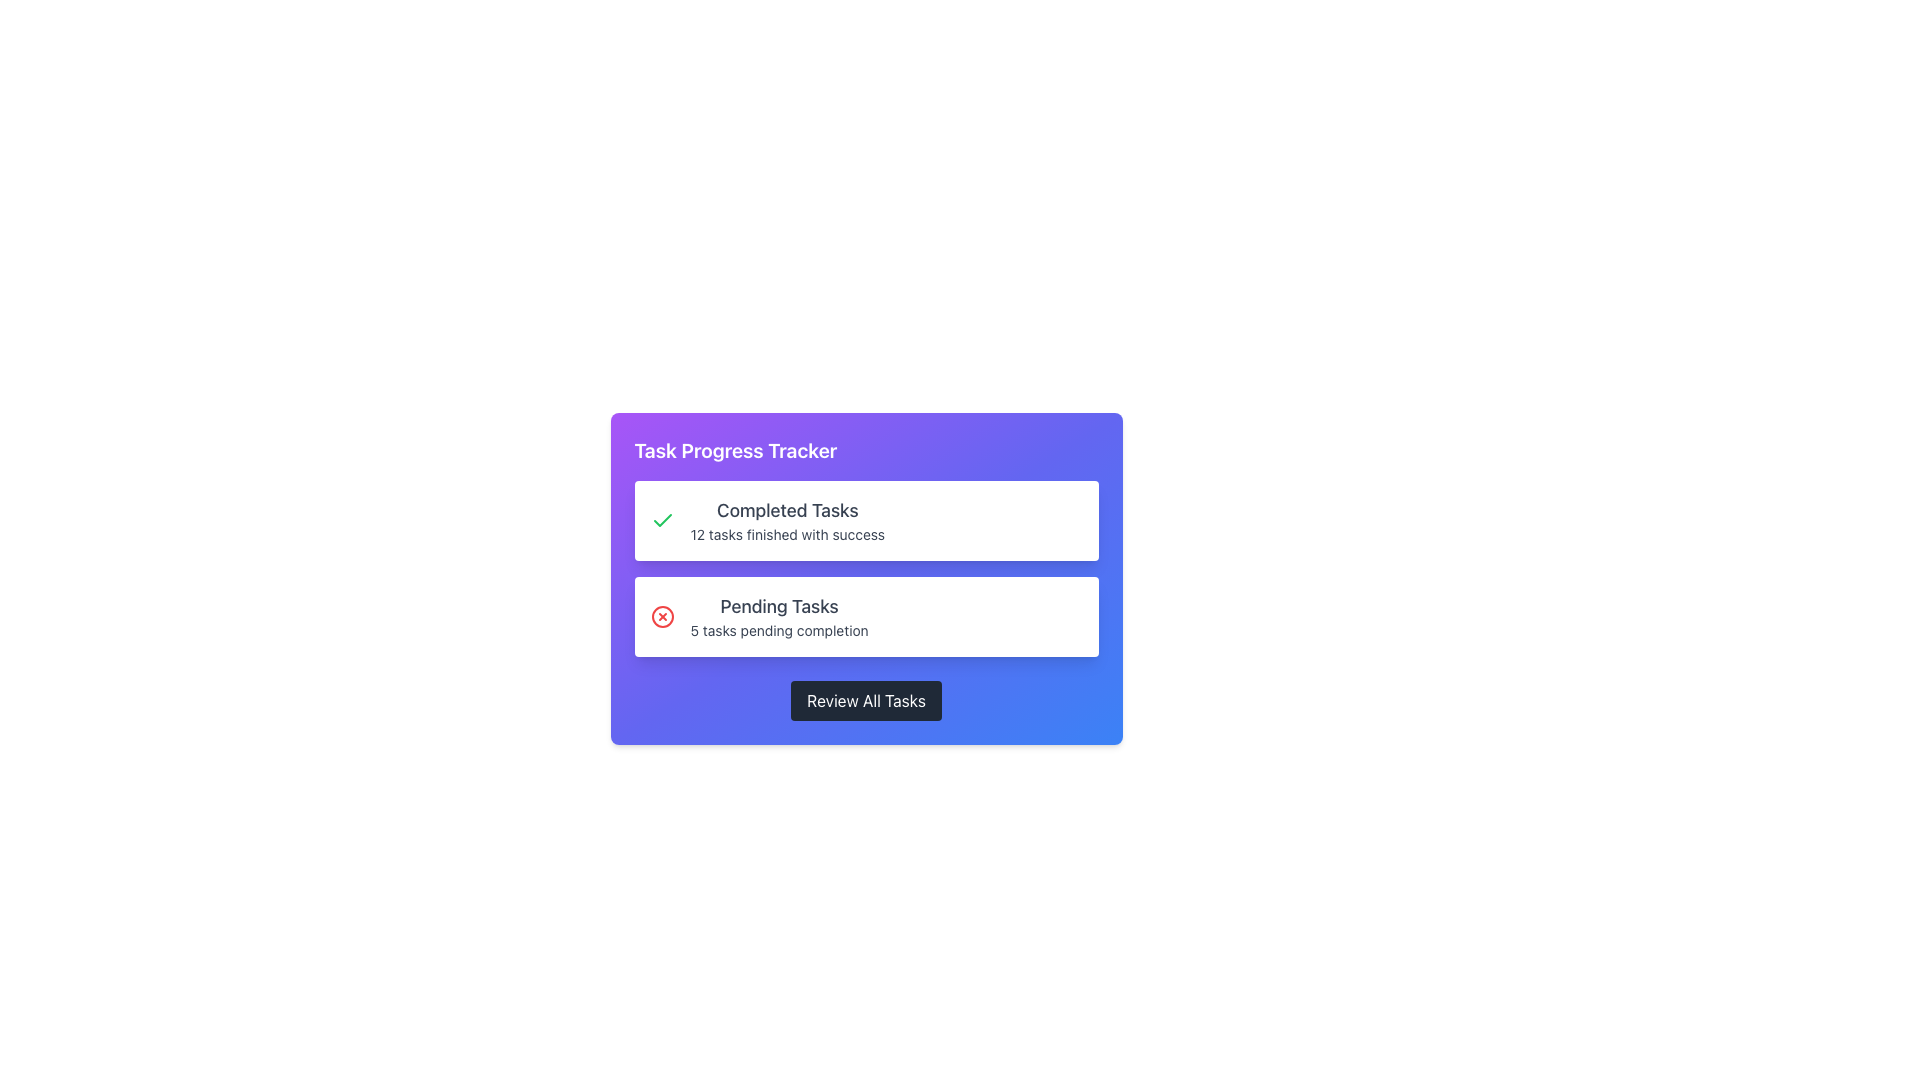 The image size is (1920, 1080). Describe the element at coordinates (866, 700) in the screenshot. I see `the button labeled 'Review All Tasks' with a dark background and white text, located at the bottom of the 'Task Progress Tracker' panel` at that location.